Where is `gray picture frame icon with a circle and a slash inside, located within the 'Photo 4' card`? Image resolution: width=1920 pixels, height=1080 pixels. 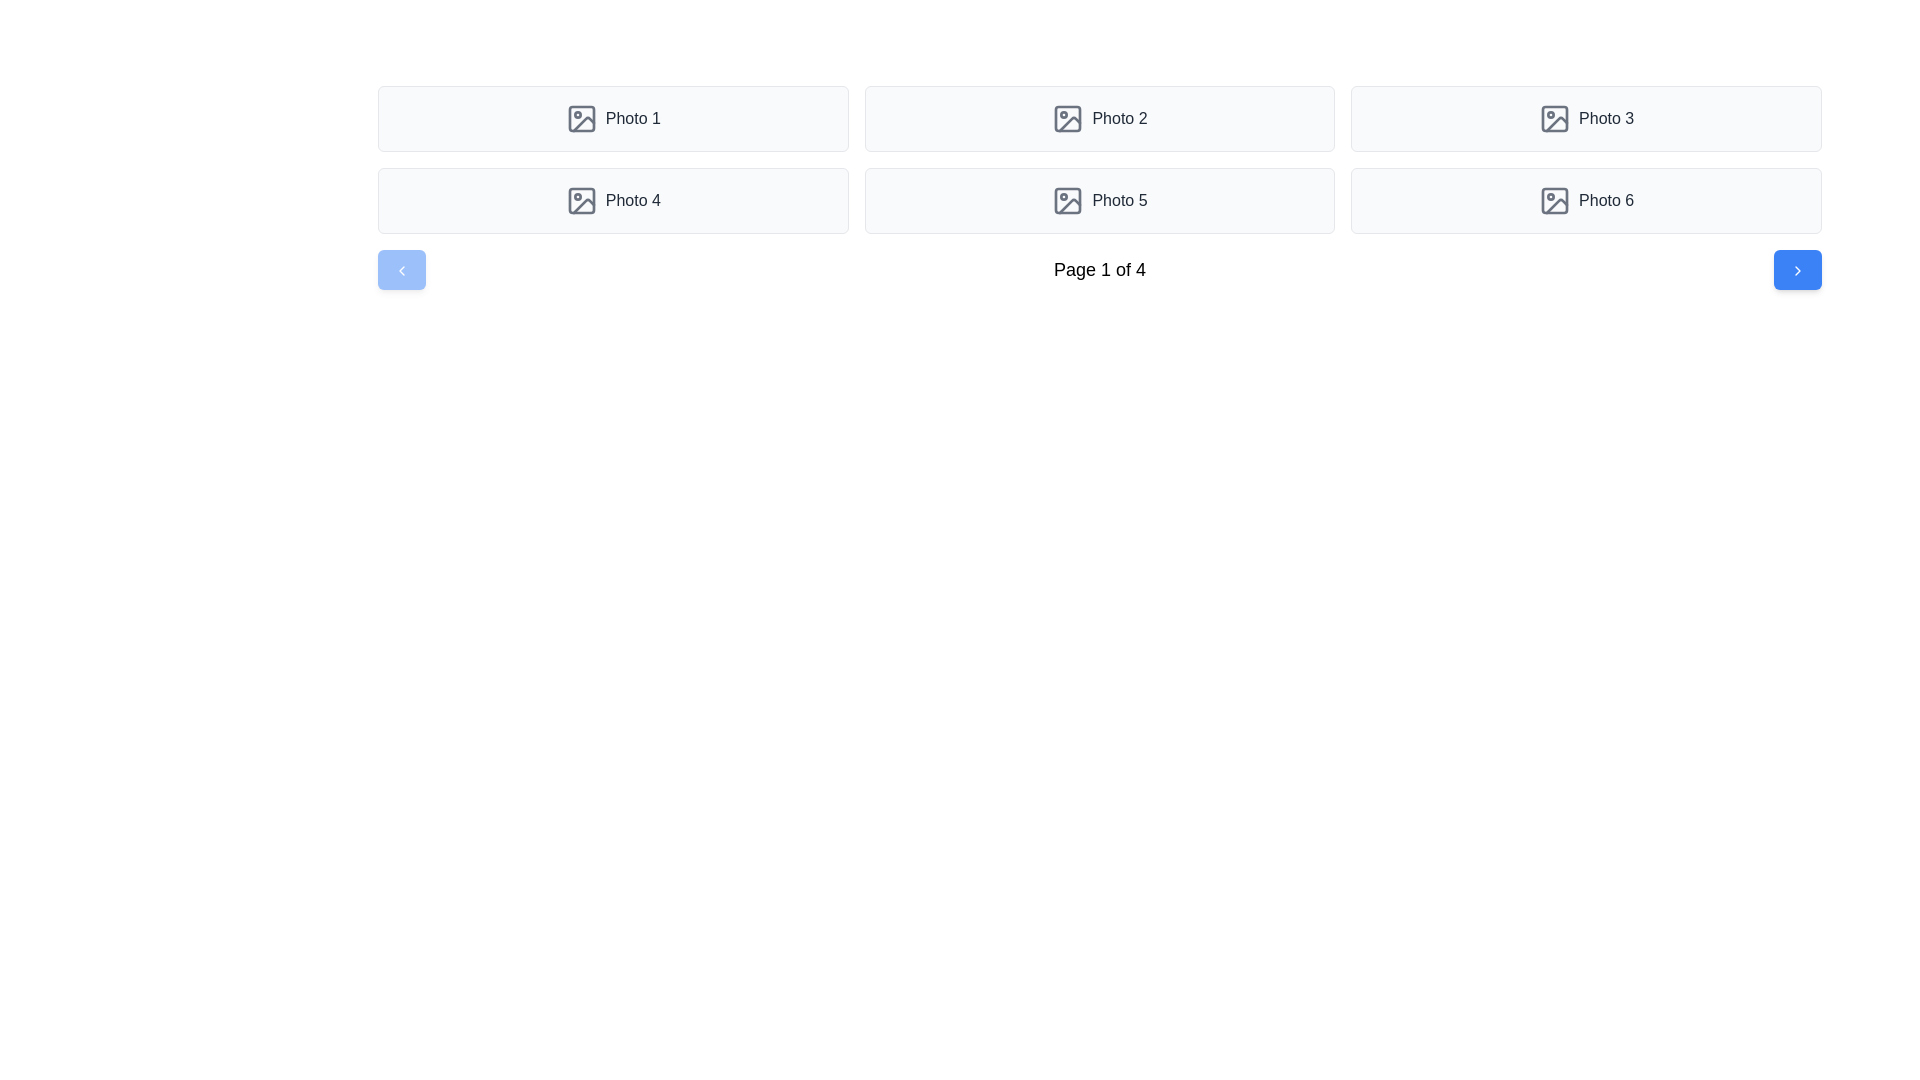
gray picture frame icon with a circle and a slash inside, located within the 'Photo 4' card is located at coordinates (580, 200).